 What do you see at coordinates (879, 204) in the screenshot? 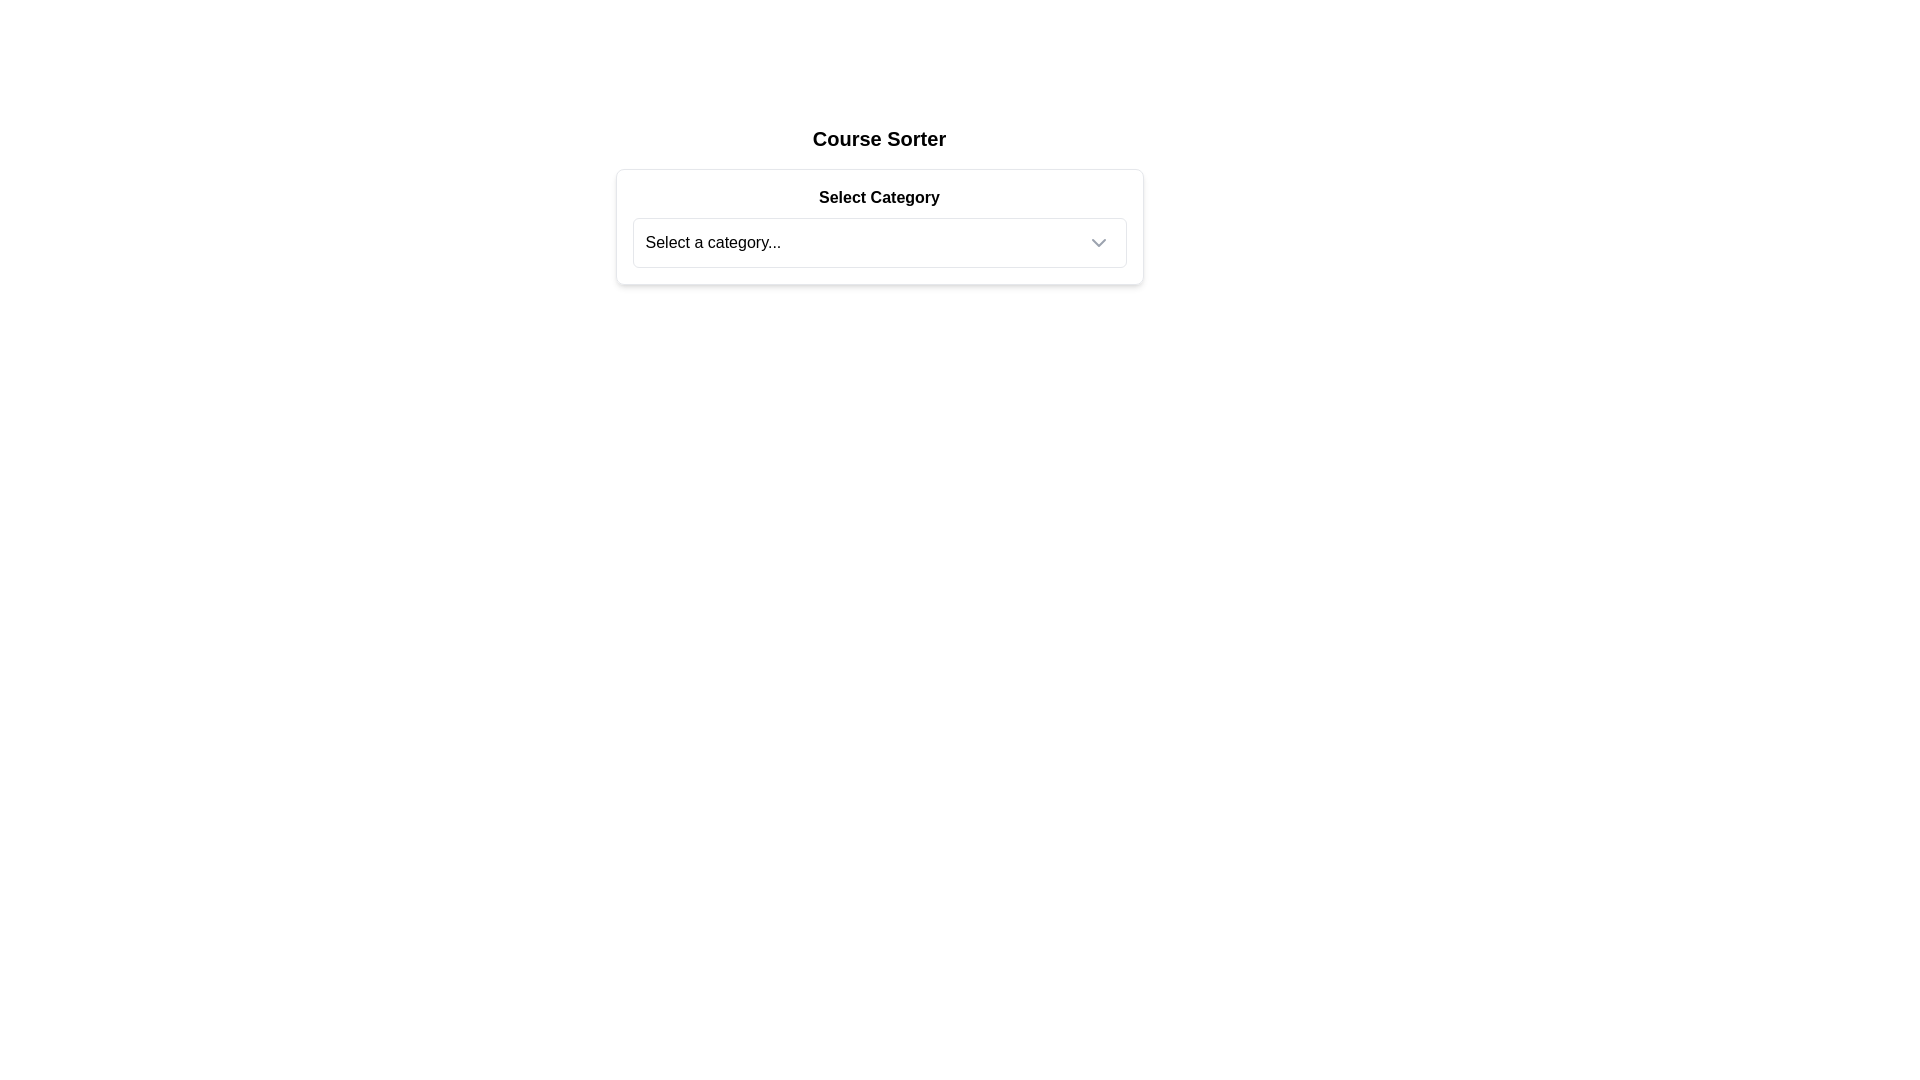
I see `the text label that serves as a title for the dropdown list, positioned above the dropdown field labeled 'Select a category...'` at bounding box center [879, 204].